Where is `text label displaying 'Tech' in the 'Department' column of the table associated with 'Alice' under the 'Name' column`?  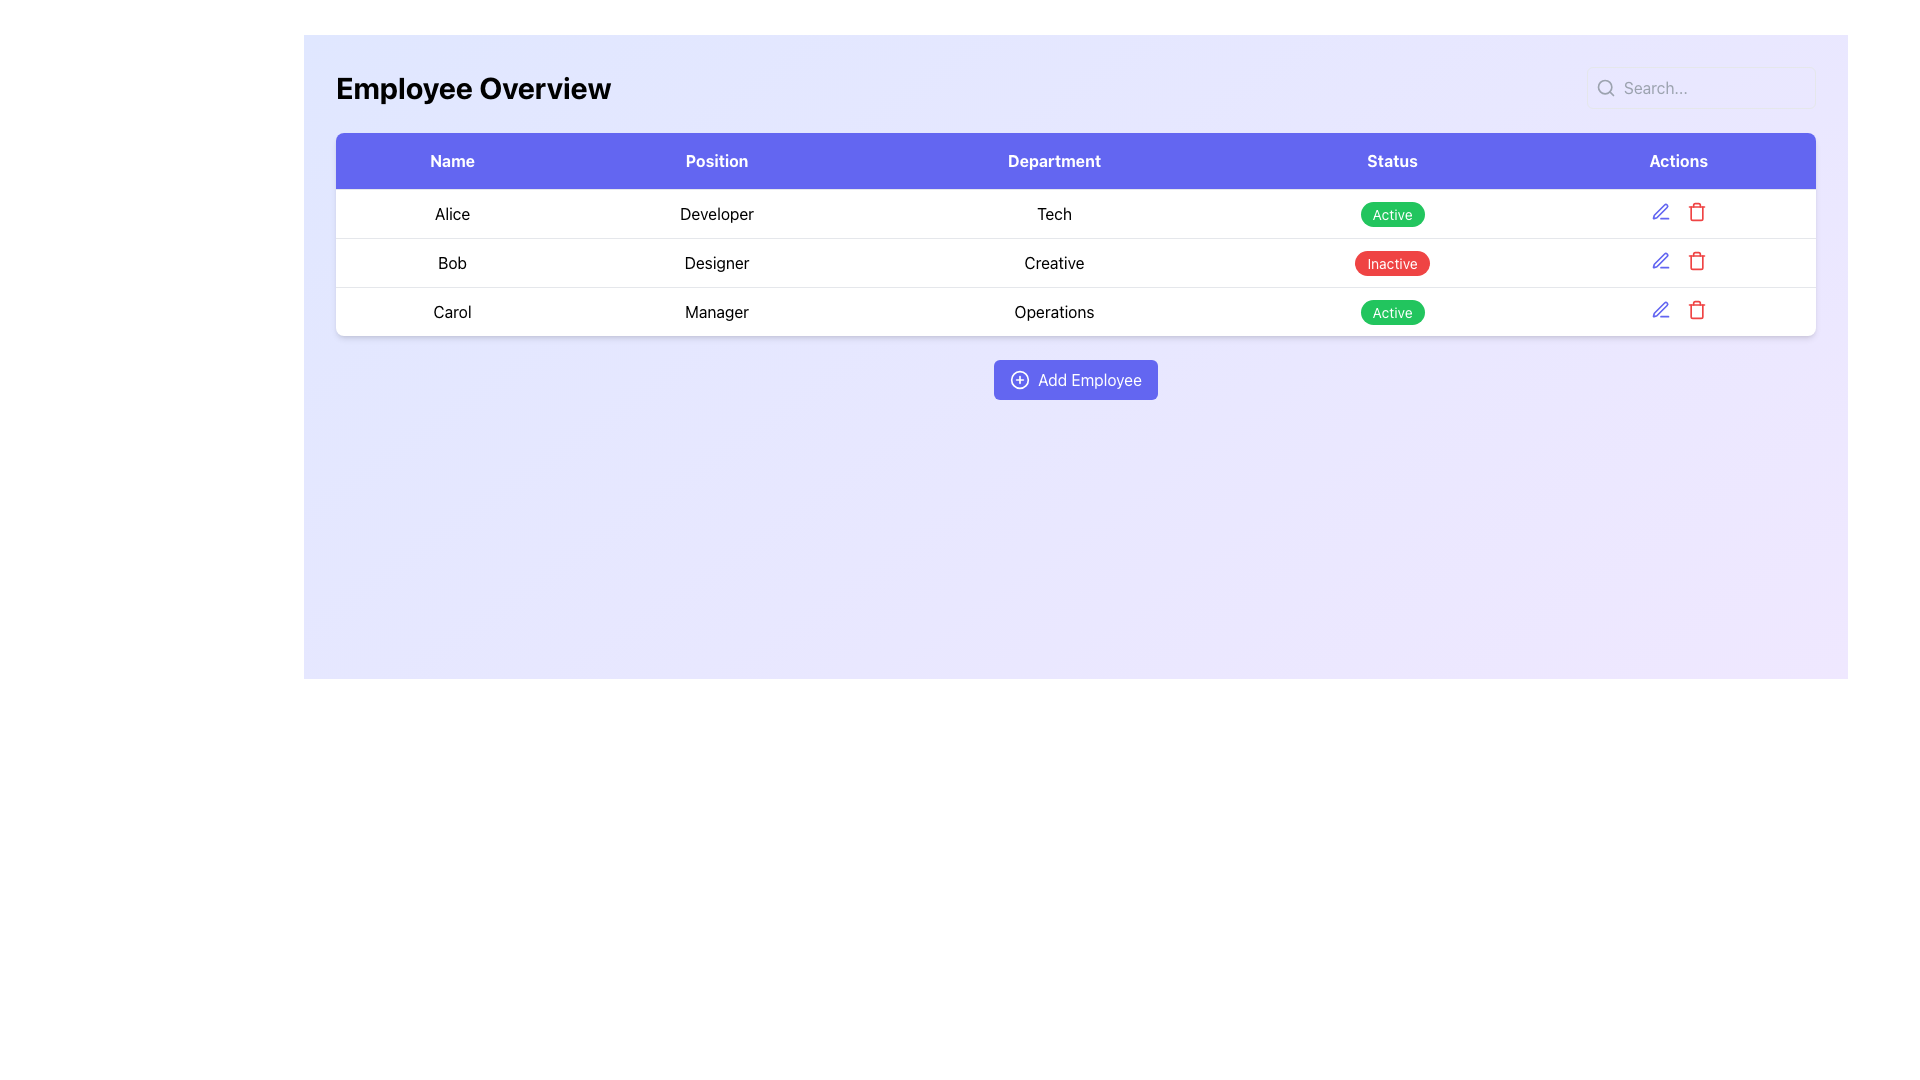 text label displaying 'Tech' in the 'Department' column of the table associated with 'Alice' under the 'Name' column is located at coordinates (1053, 213).